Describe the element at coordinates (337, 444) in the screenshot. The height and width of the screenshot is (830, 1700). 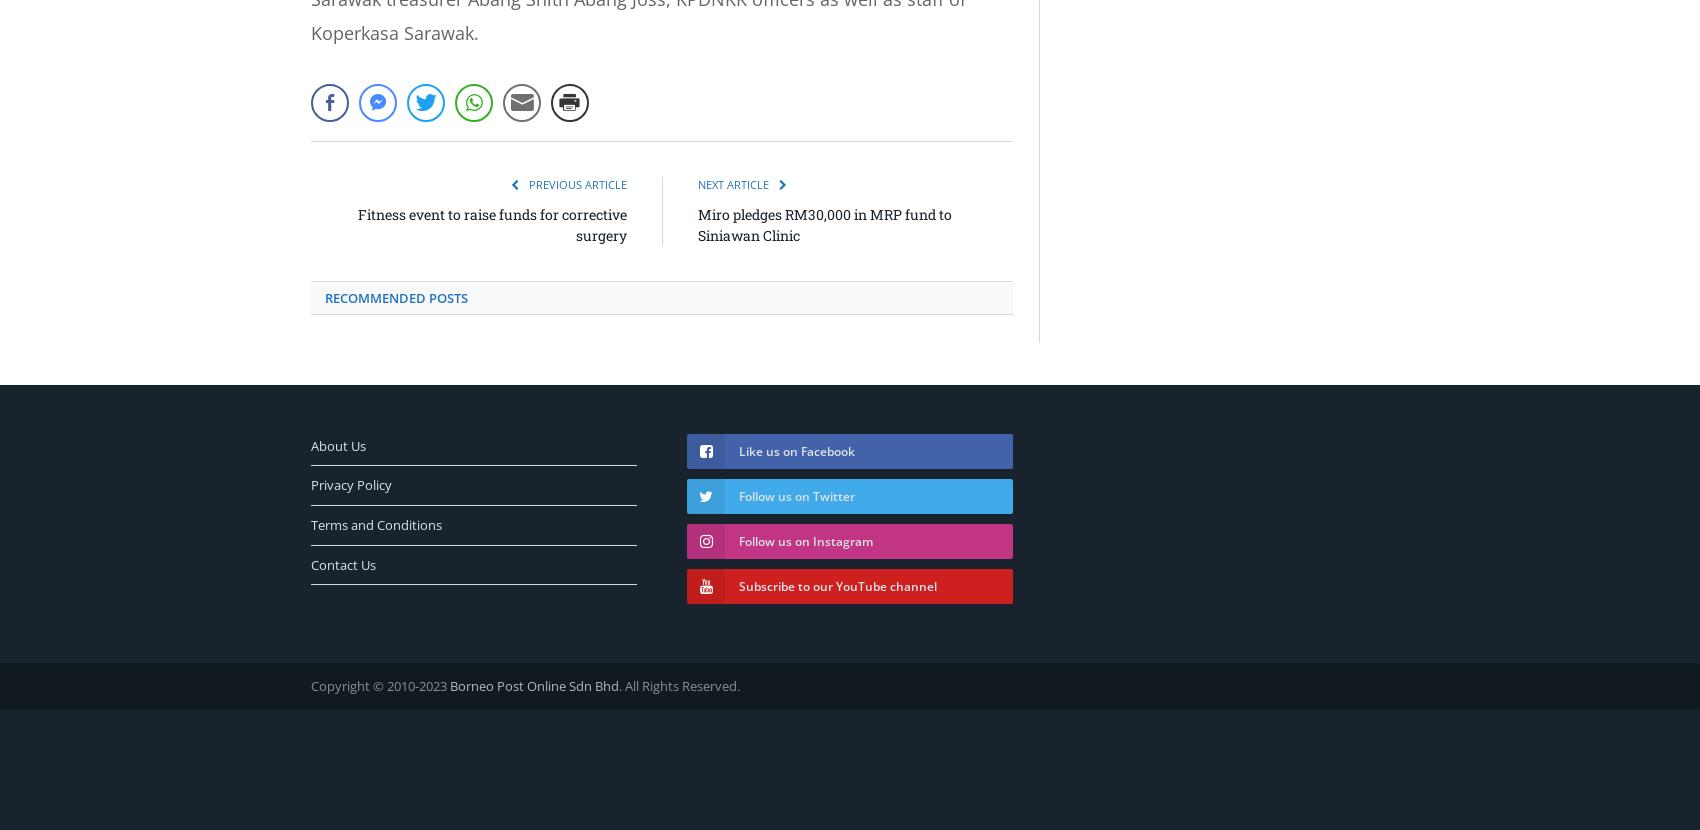
I see `'About Us'` at that location.